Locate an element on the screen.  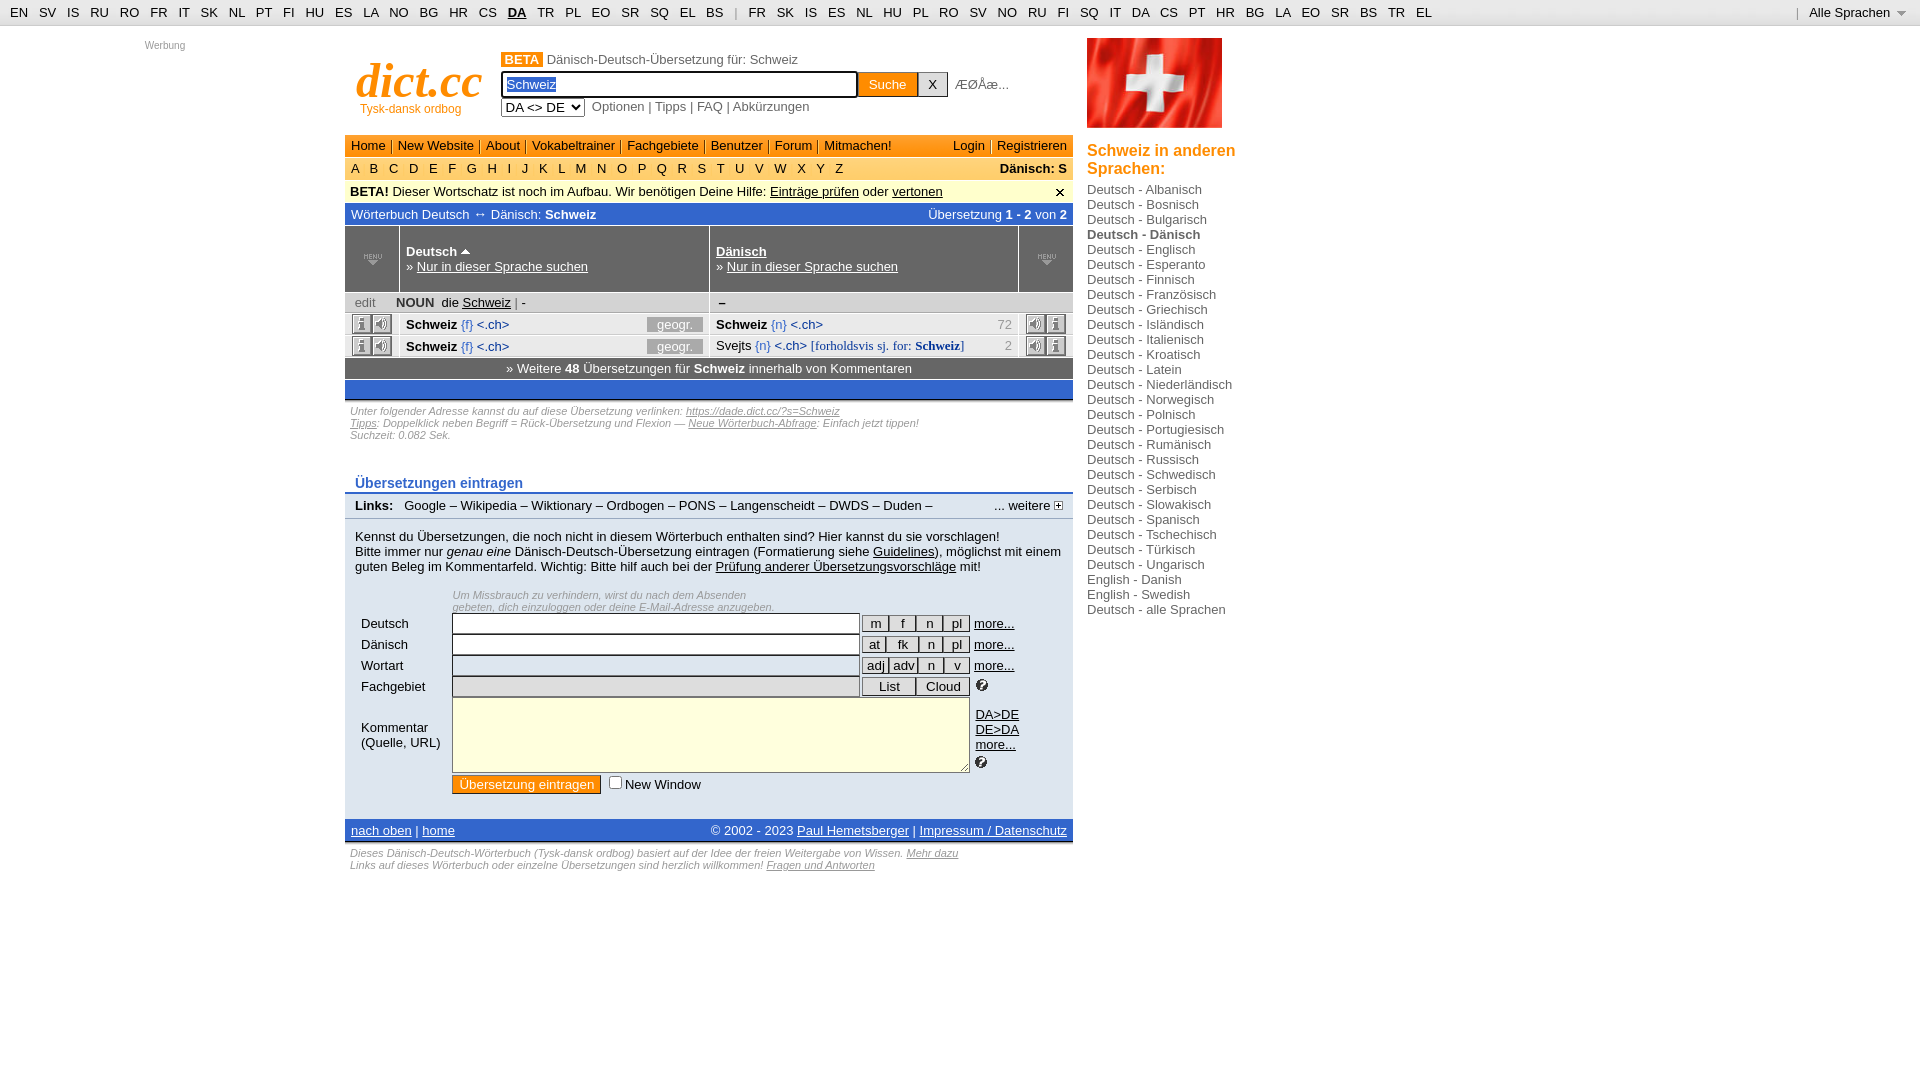
'dict.cc' is located at coordinates (418, 79).